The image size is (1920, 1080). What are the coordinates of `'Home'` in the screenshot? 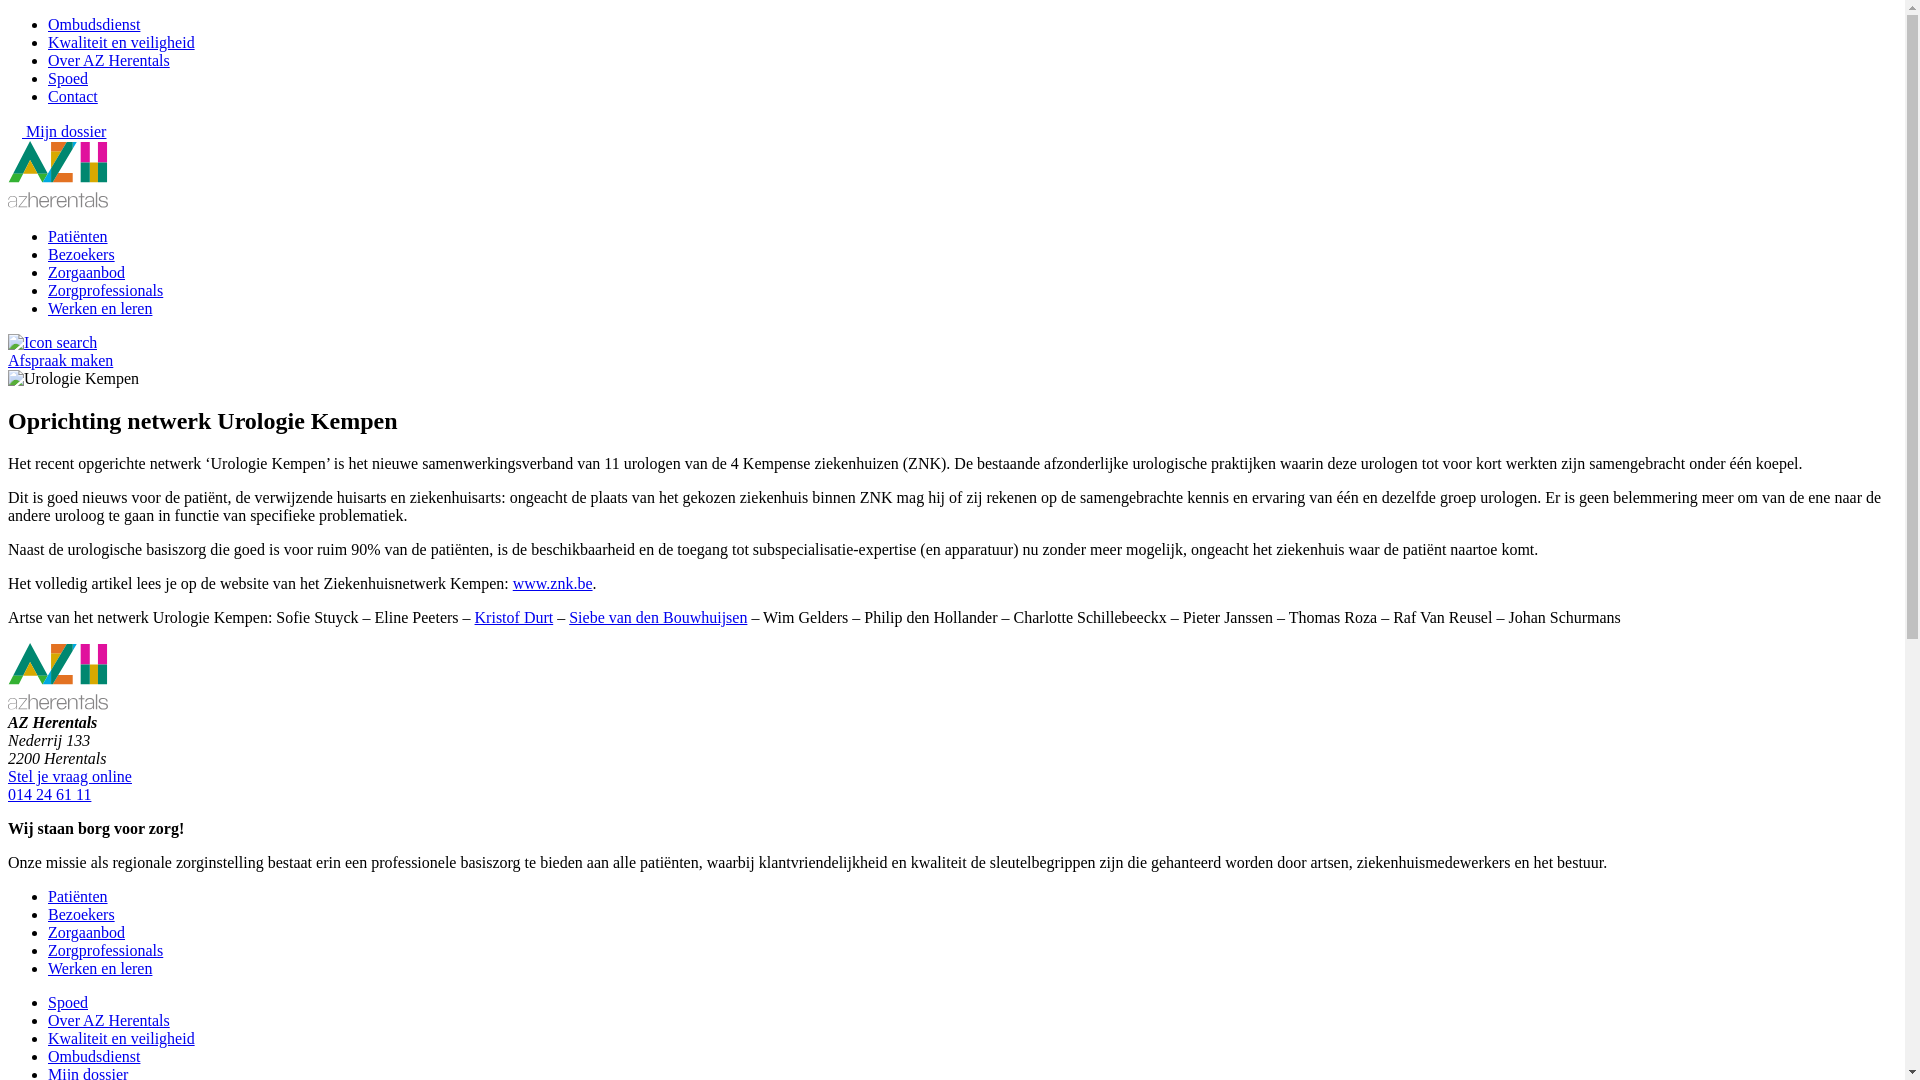 It's located at (57, 703).